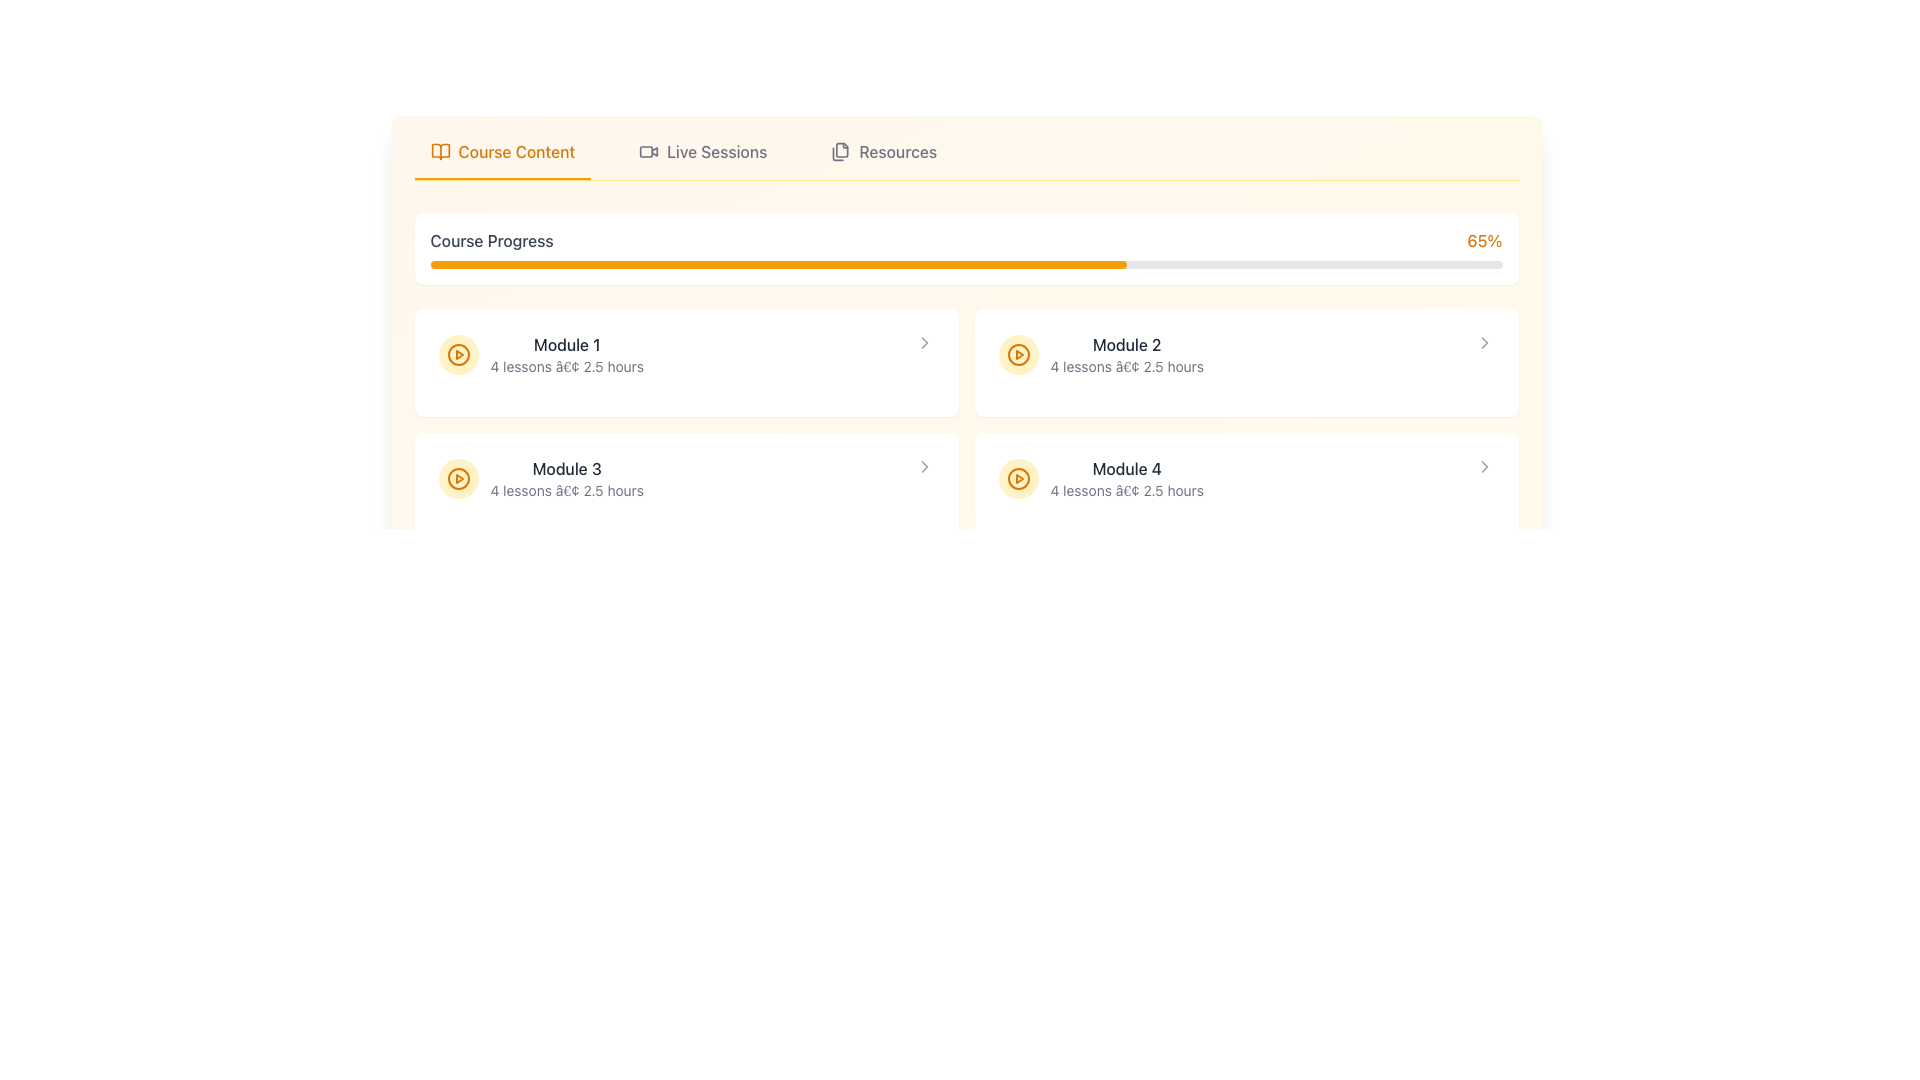 The width and height of the screenshot is (1920, 1080). What do you see at coordinates (541, 353) in the screenshot?
I see `the 'Module 1' text section with a play icon` at bounding box center [541, 353].